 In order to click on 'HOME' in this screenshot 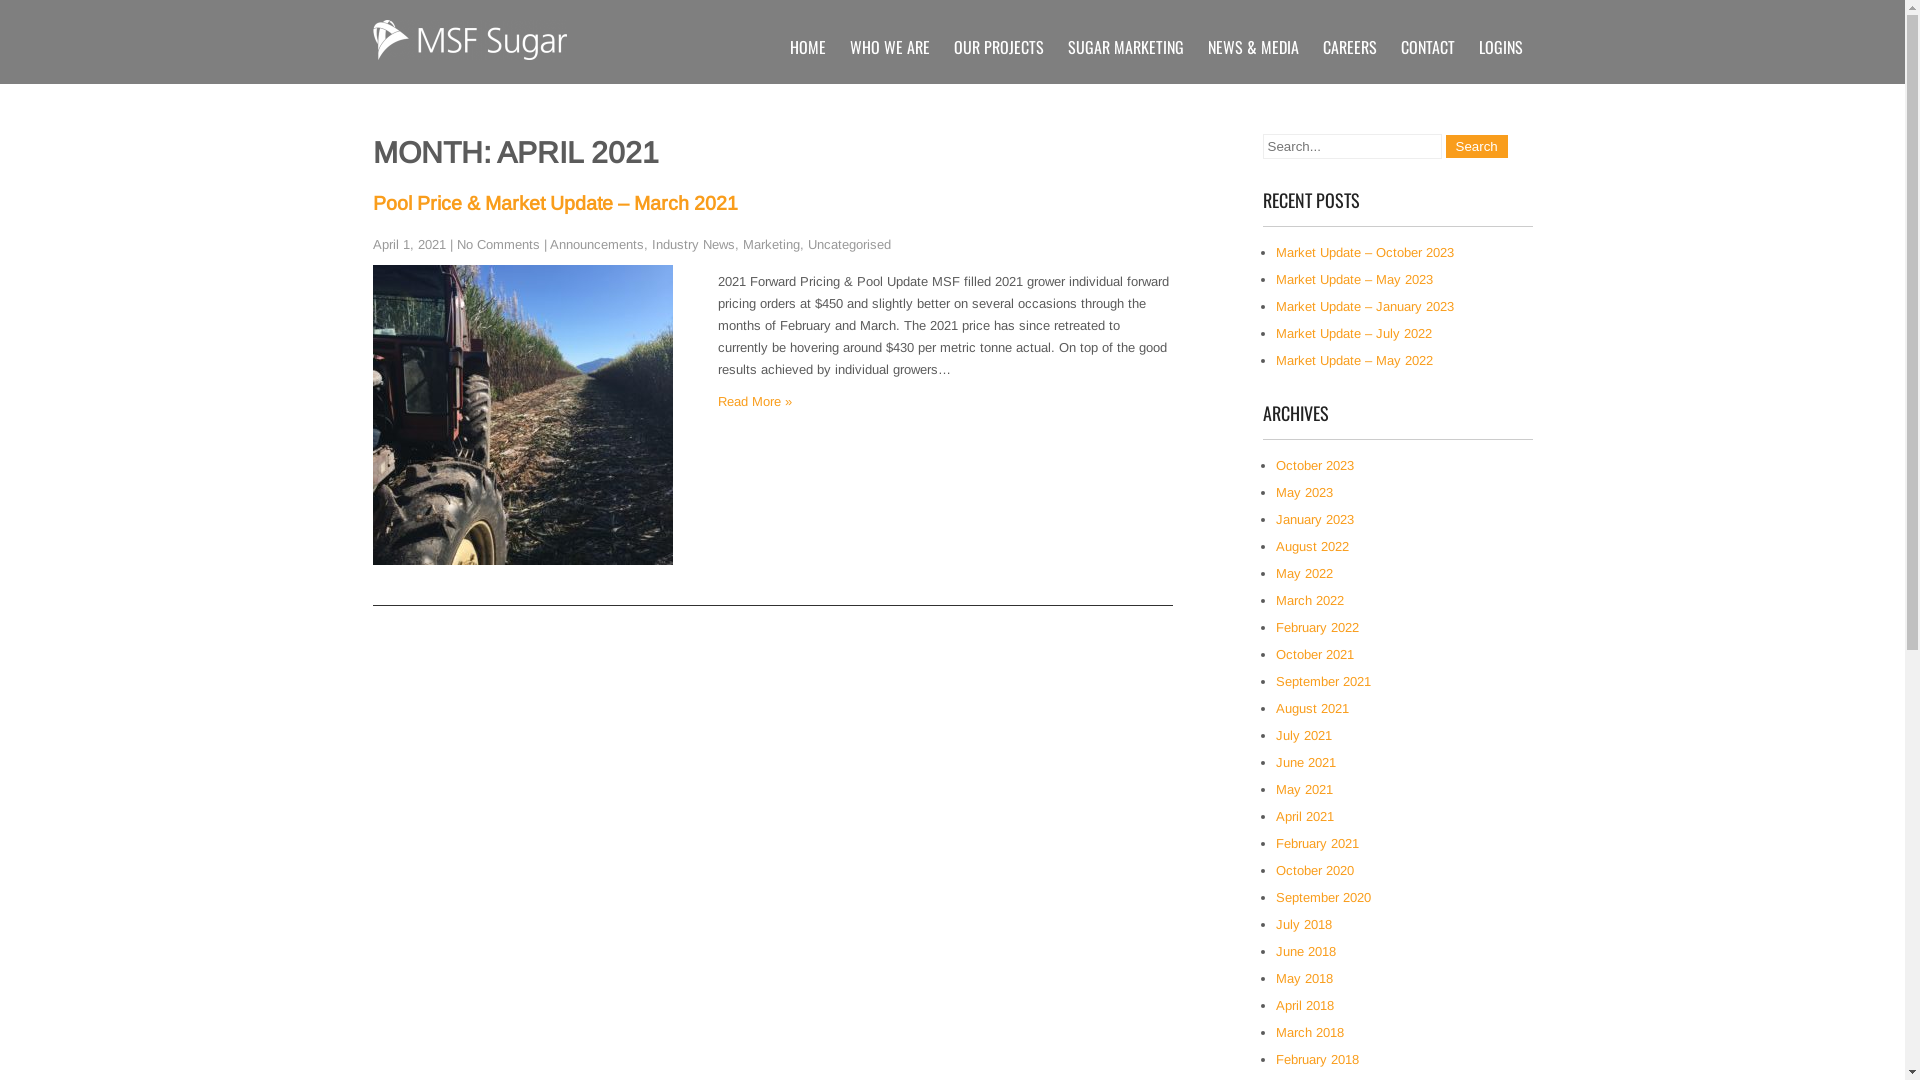, I will do `click(807, 45)`.